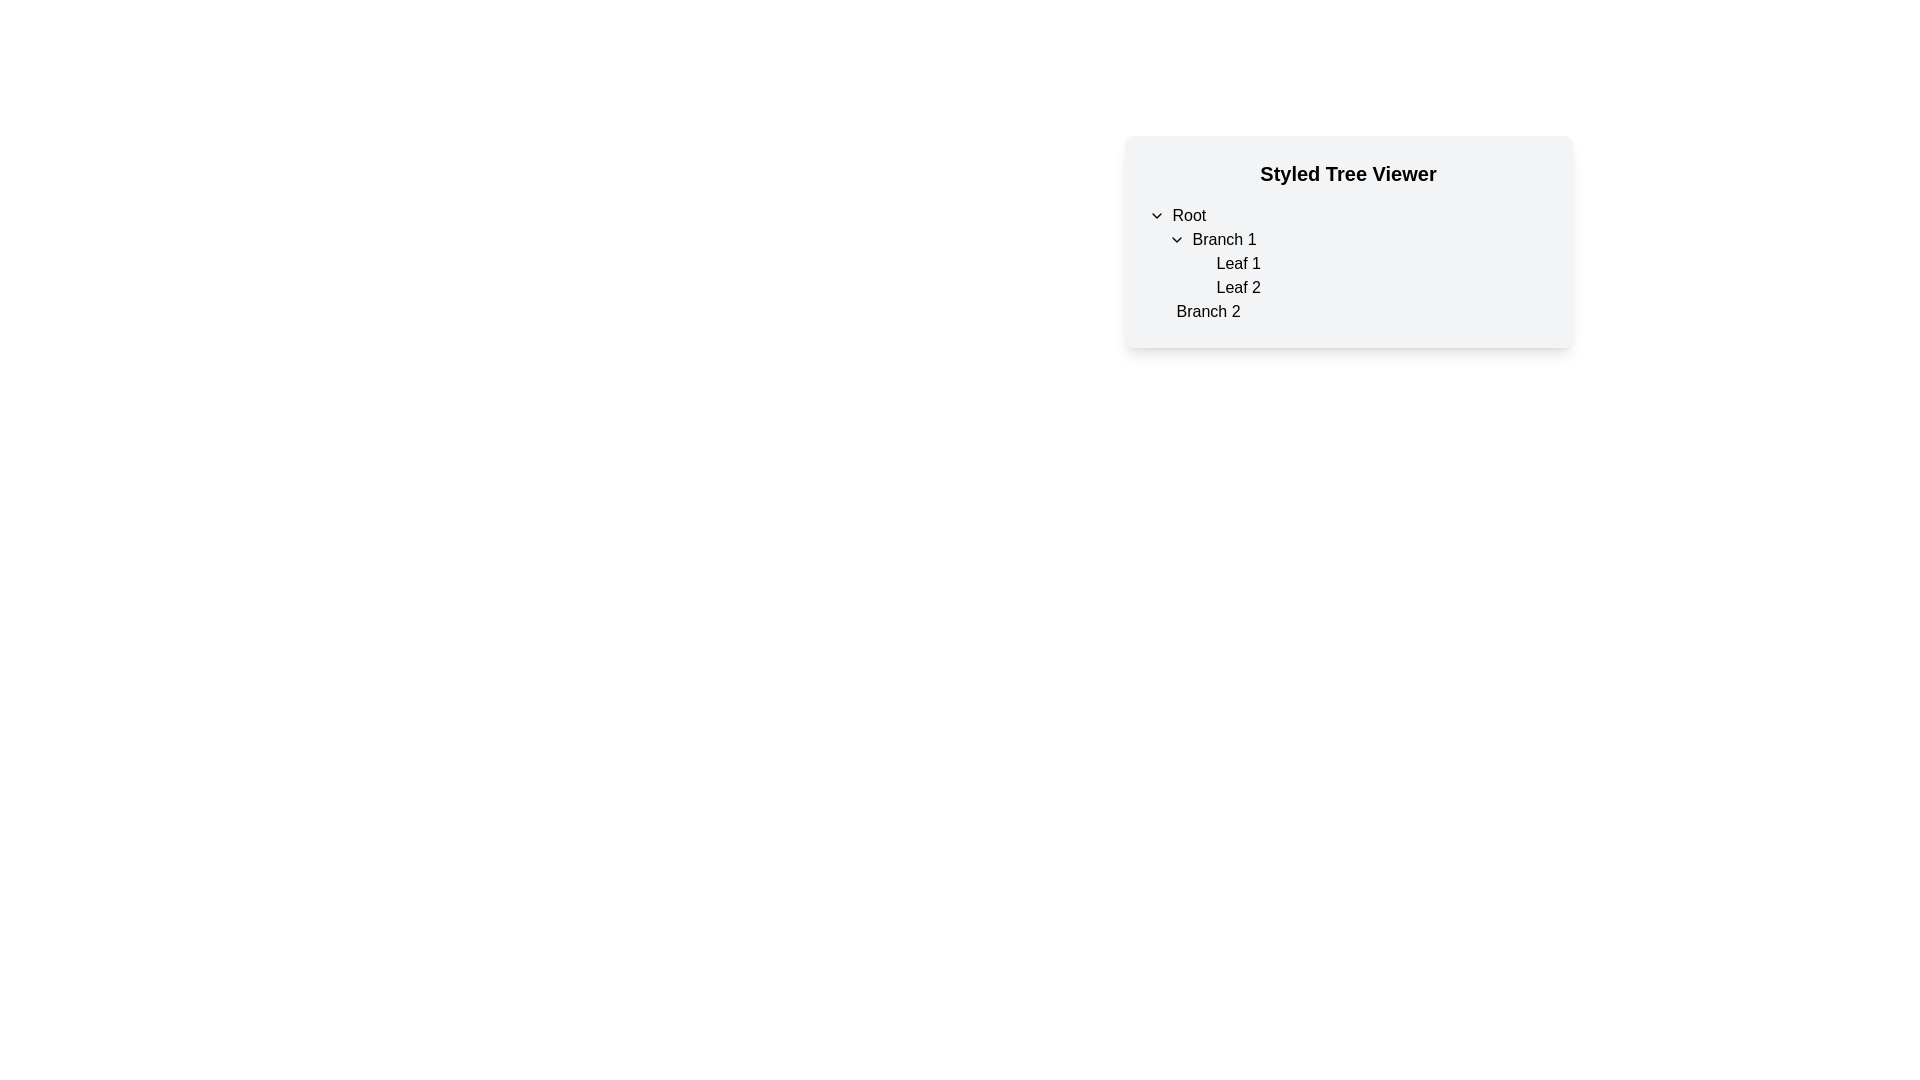  Describe the element at coordinates (1237, 288) in the screenshot. I see `the text label 'Leaf 2' in the hierarchical tree structure for reordering` at that location.